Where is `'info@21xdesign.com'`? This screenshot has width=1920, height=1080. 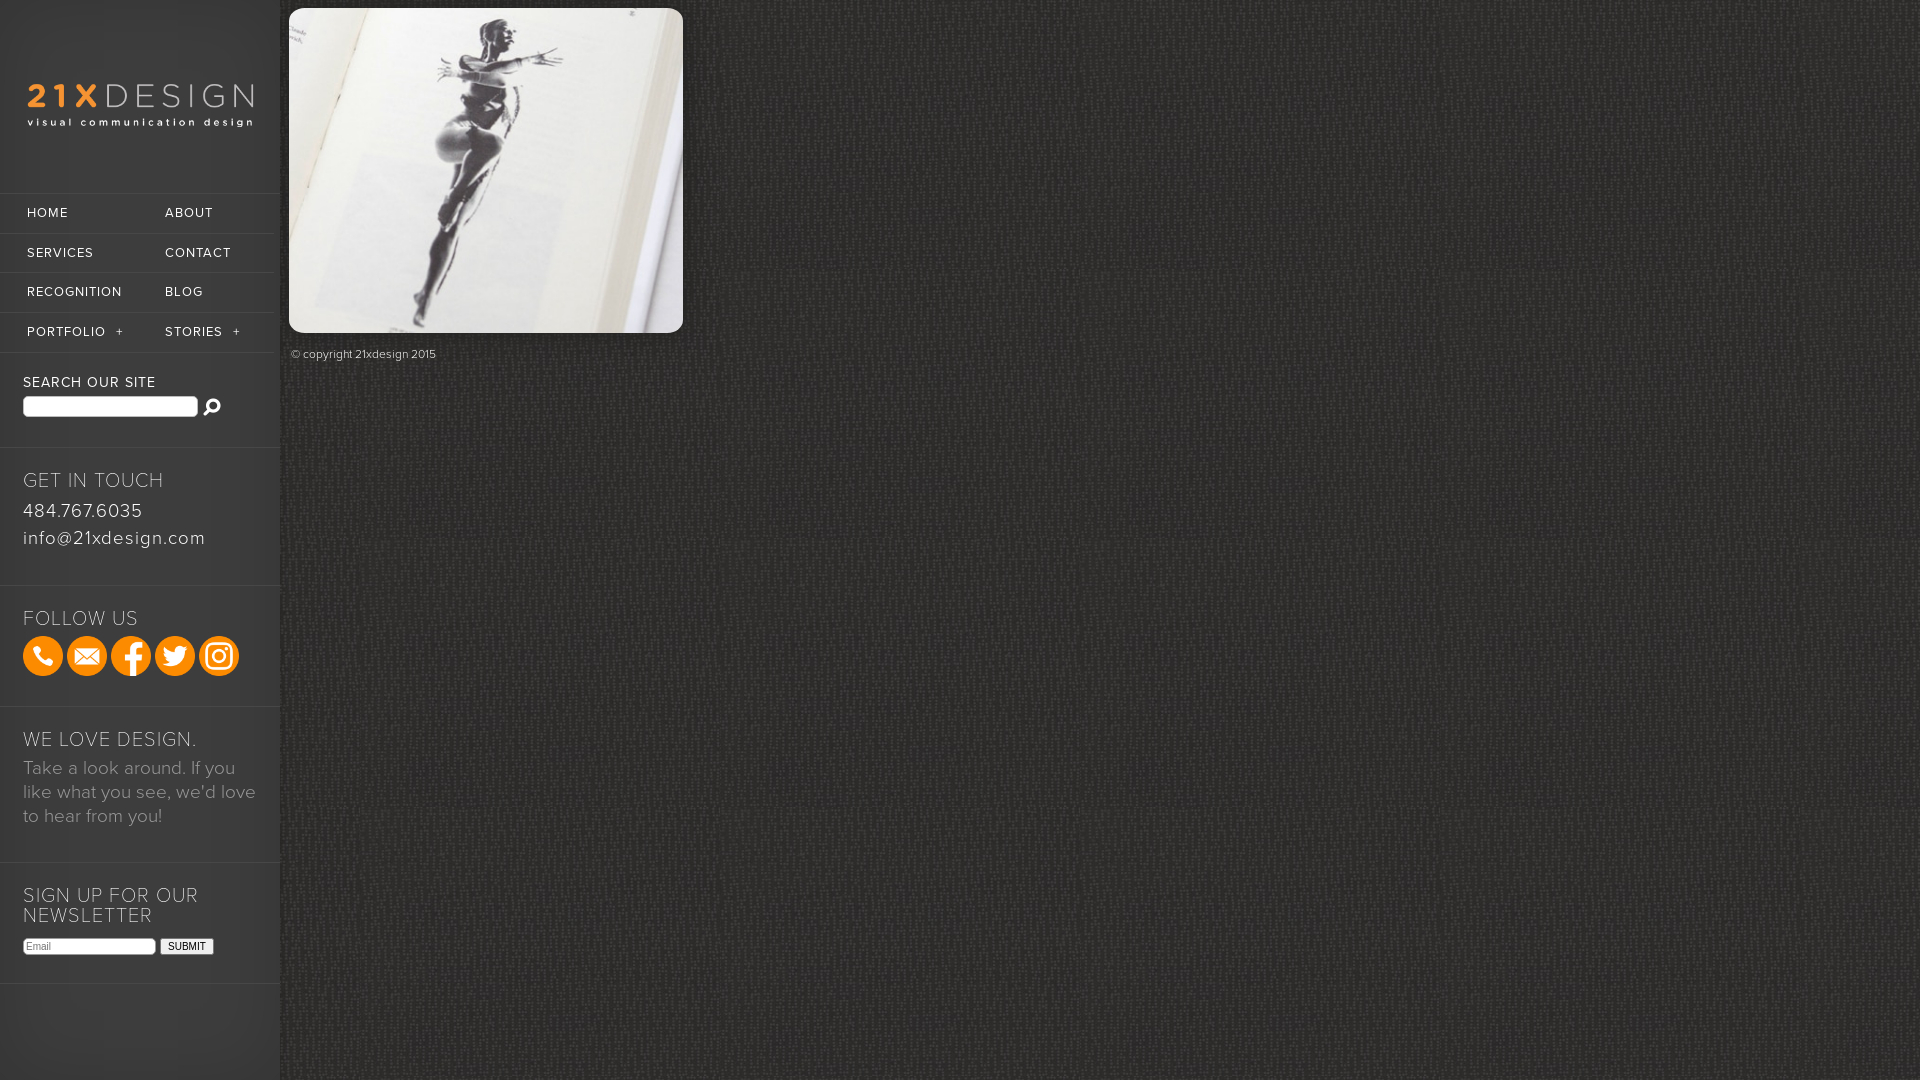 'info@21xdesign.com' is located at coordinates (113, 536).